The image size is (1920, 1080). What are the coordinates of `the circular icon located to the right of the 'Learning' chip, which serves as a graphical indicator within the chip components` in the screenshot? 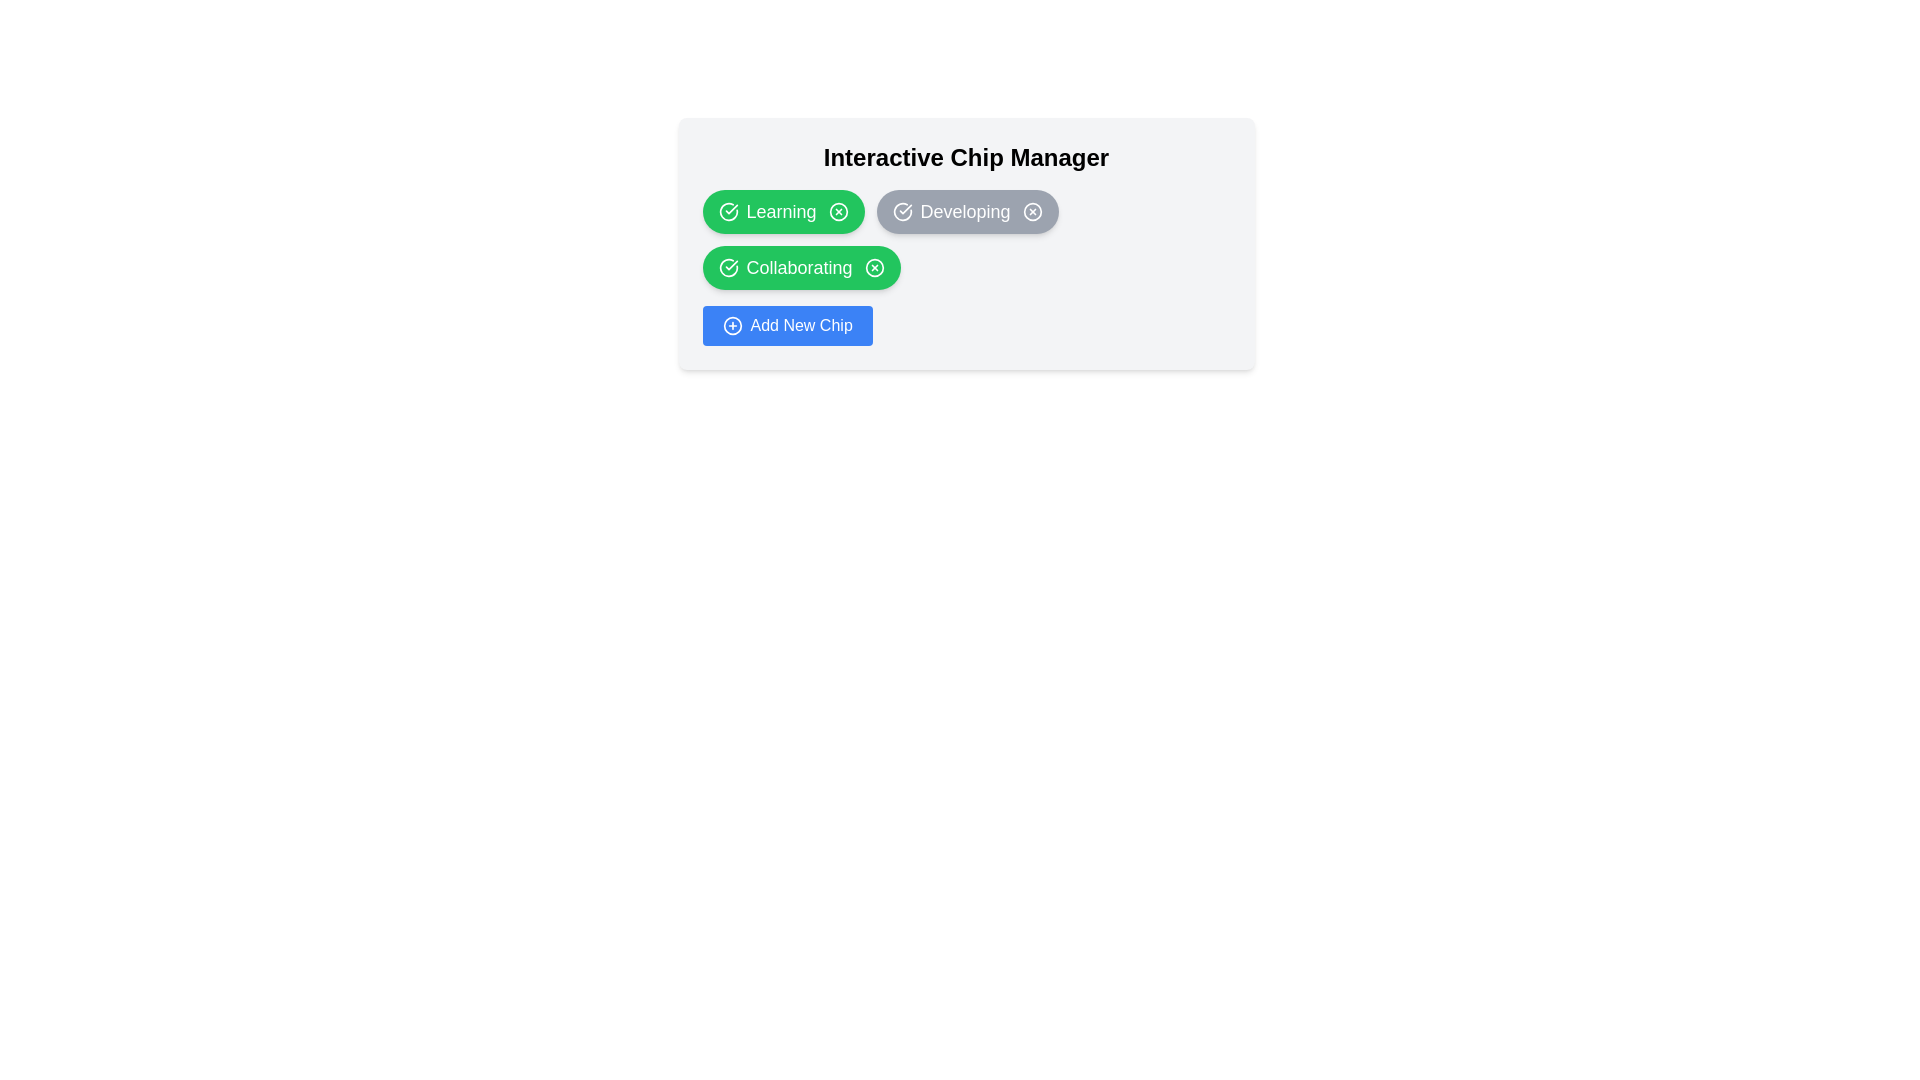 It's located at (838, 212).